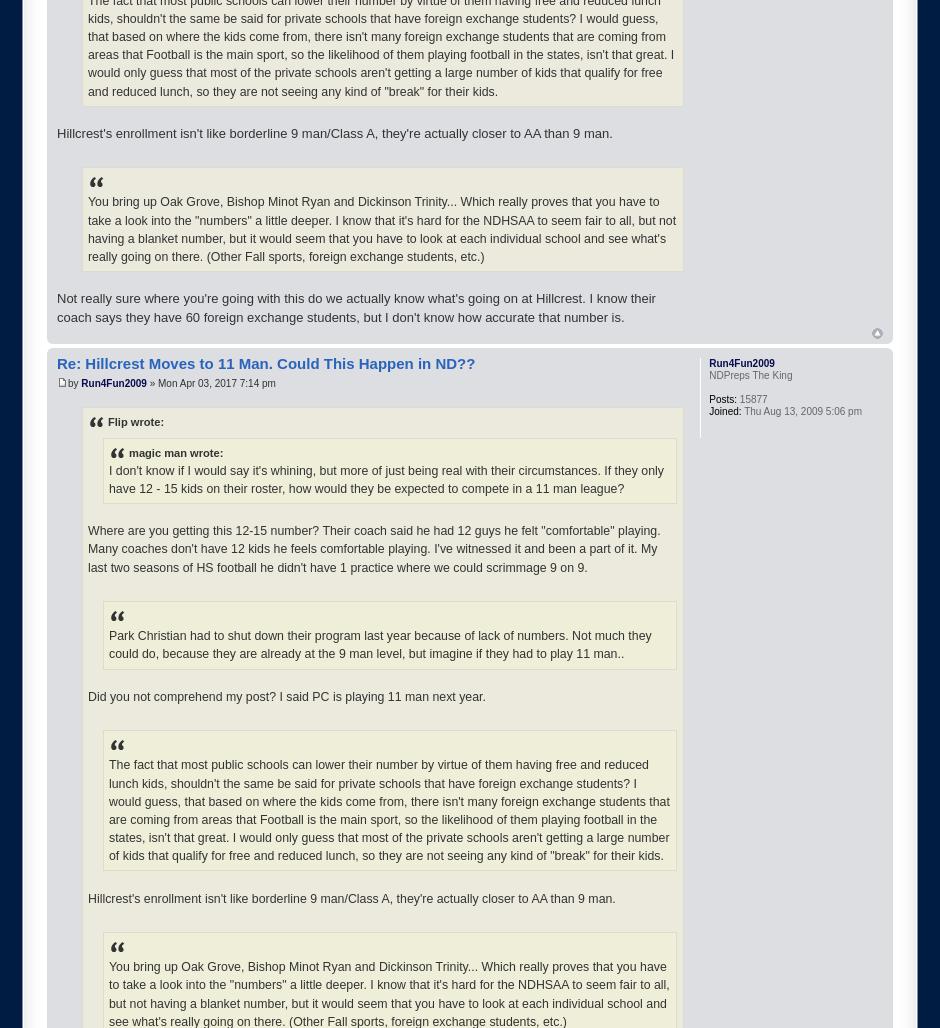 Image resolution: width=940 pixels, height=1028 pixels. What do you see at coordinates (373, 548) in the screenshot?
I see `'Where are you getting this 12-15 number?  Their coach said he had 12 guys he felt "comfortable" playing.  Many coaches don't have 12 kids he feels comfortable playing.  I've witnessed it and been a part of it.  My last two seasons of HS football he didn't have 1 practice where we could scrimmage 9 on 9.'` at bounding box center [373, 548].